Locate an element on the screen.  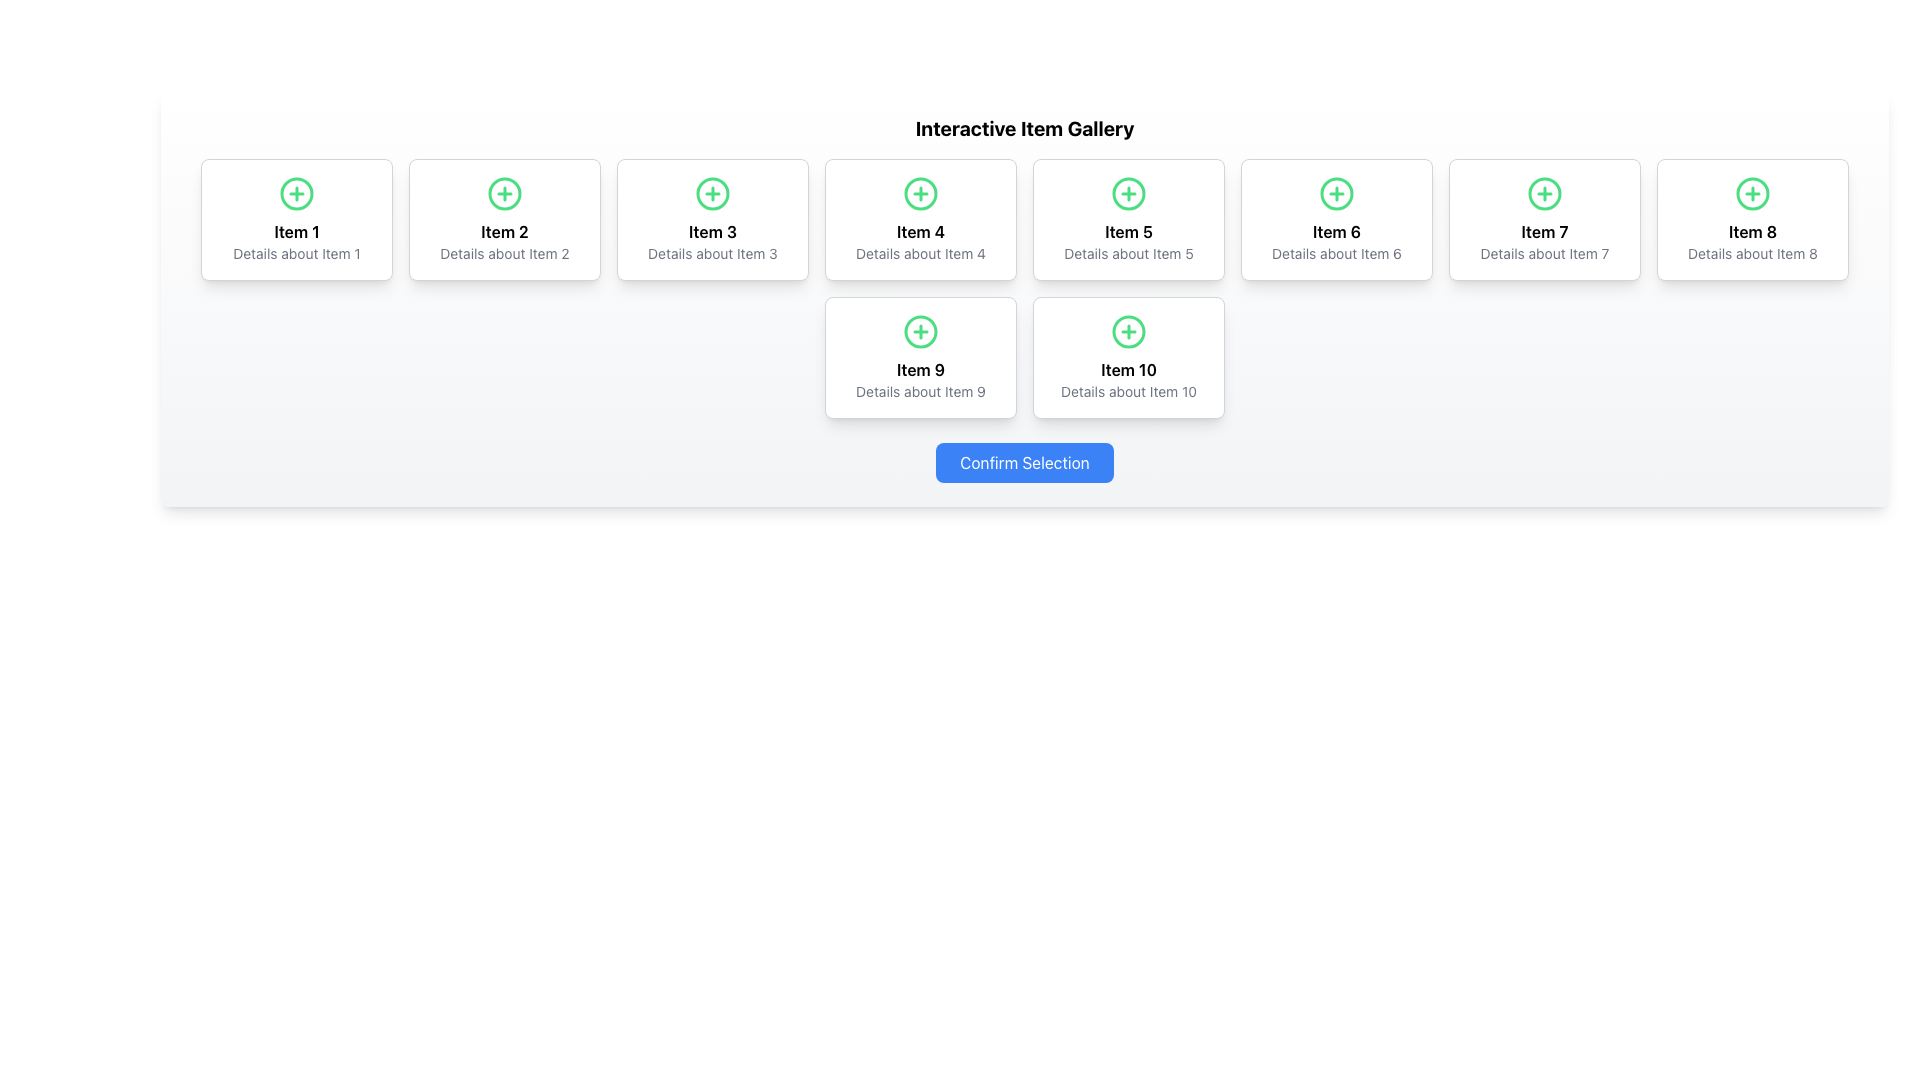
the card displaying information about 'Item 9', located in the second row and third column of the grid layout is located at coordinates (920, 357).